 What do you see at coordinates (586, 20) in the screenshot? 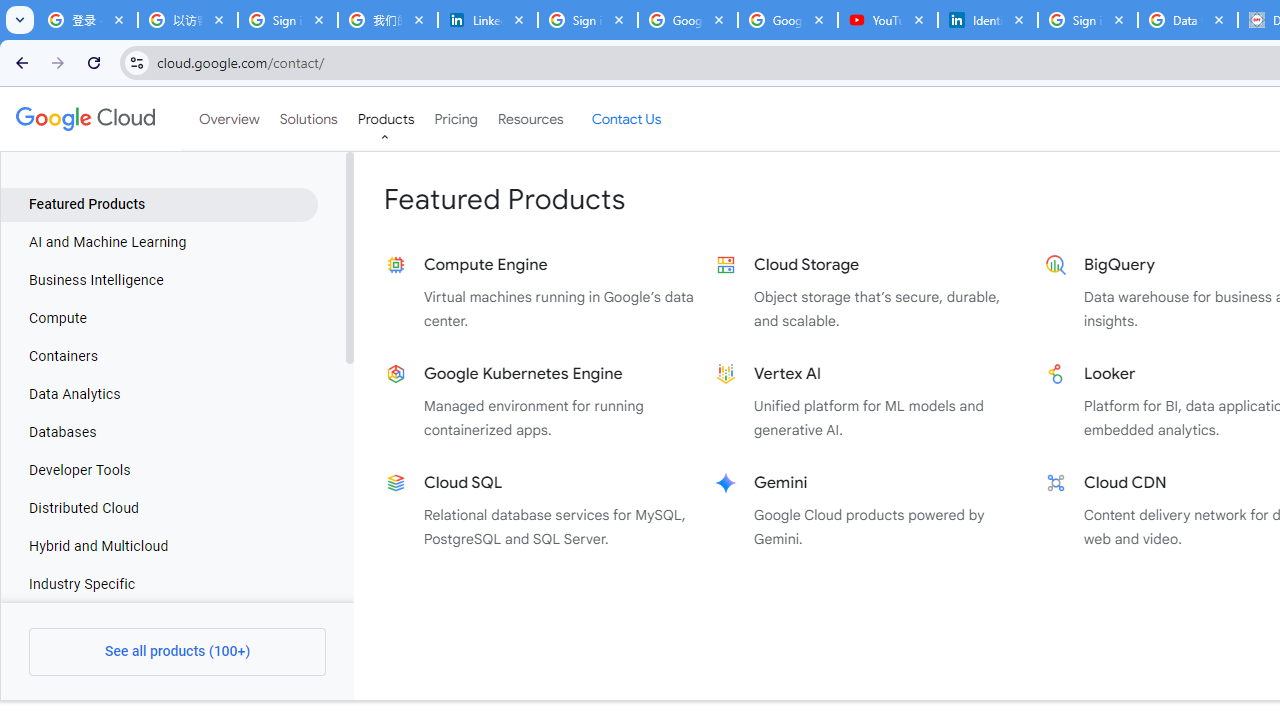
I see `'Sign in - Google Accounts'` at bounding box center [586, 20].